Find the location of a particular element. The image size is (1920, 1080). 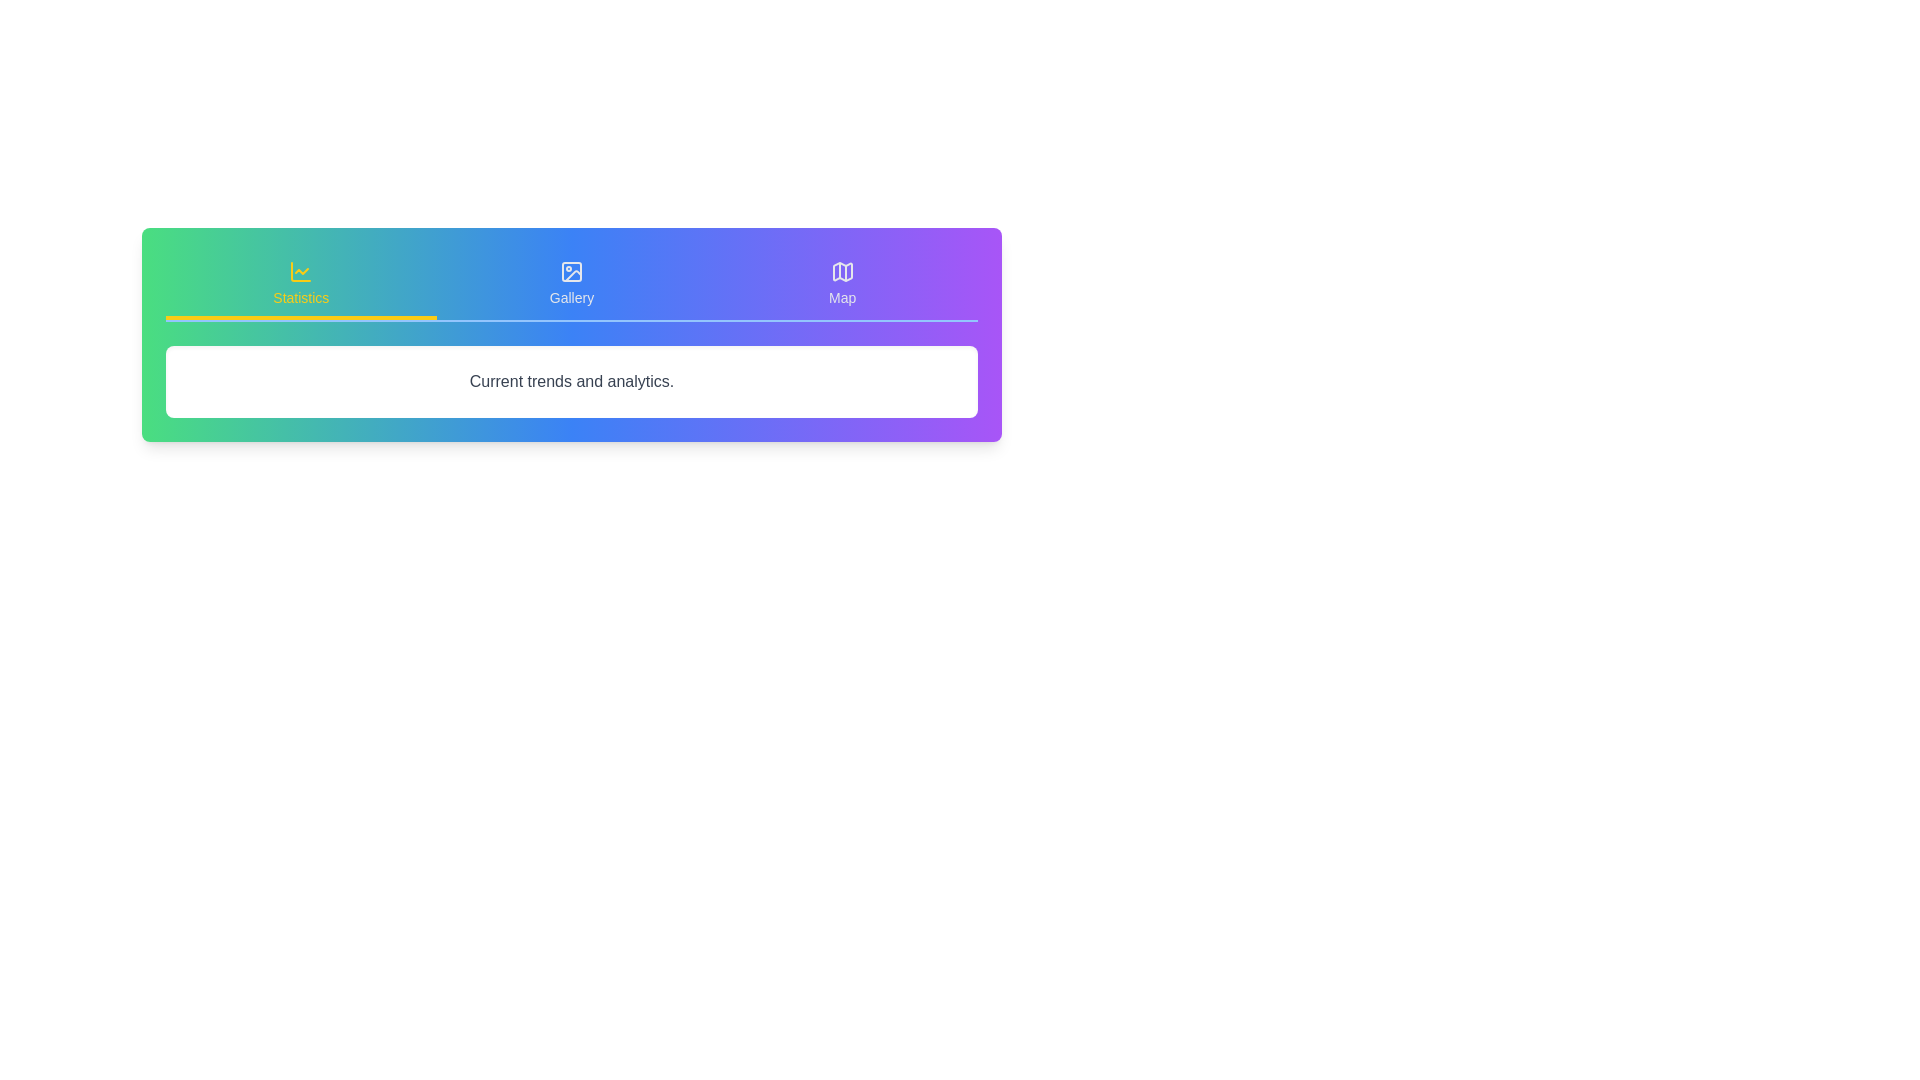

the tab labeled Gallery to view its content is located at coordinates (570, 285).